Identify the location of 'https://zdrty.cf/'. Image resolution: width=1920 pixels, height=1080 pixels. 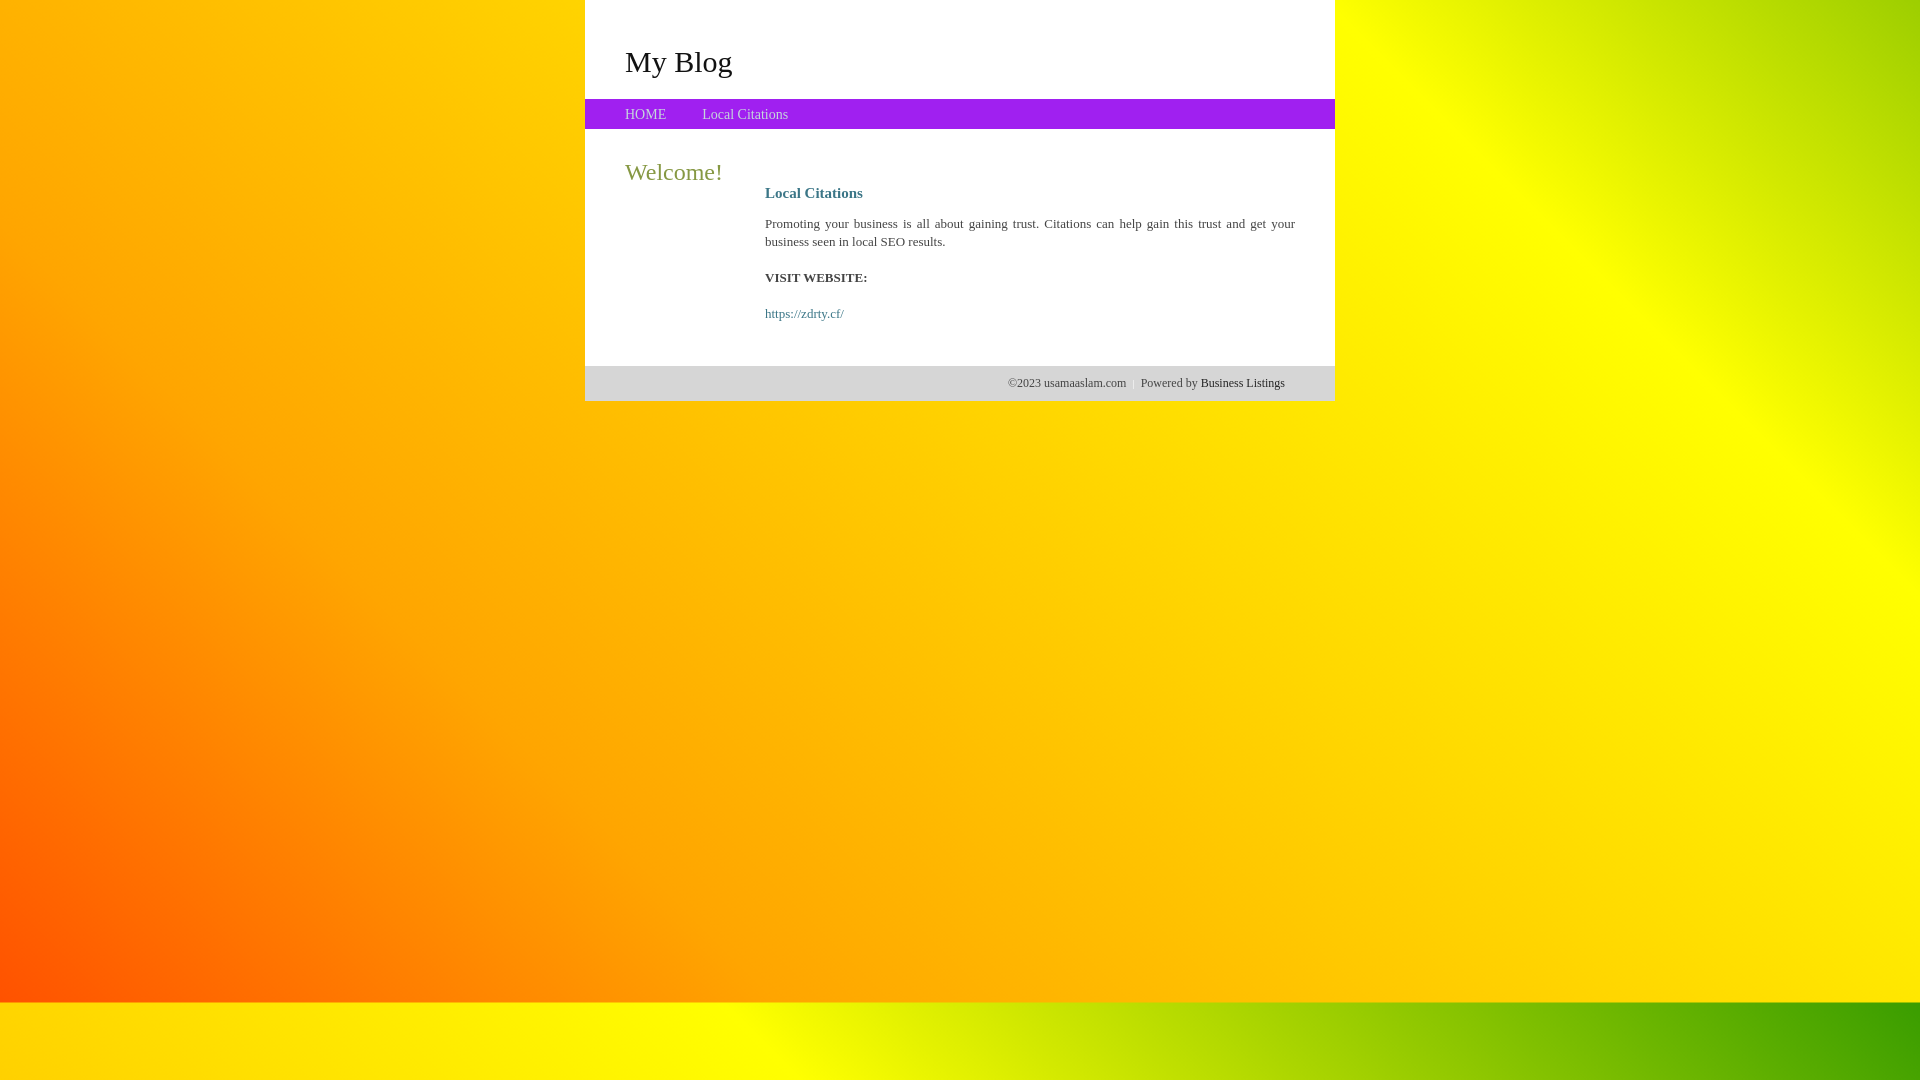
(804, 313).